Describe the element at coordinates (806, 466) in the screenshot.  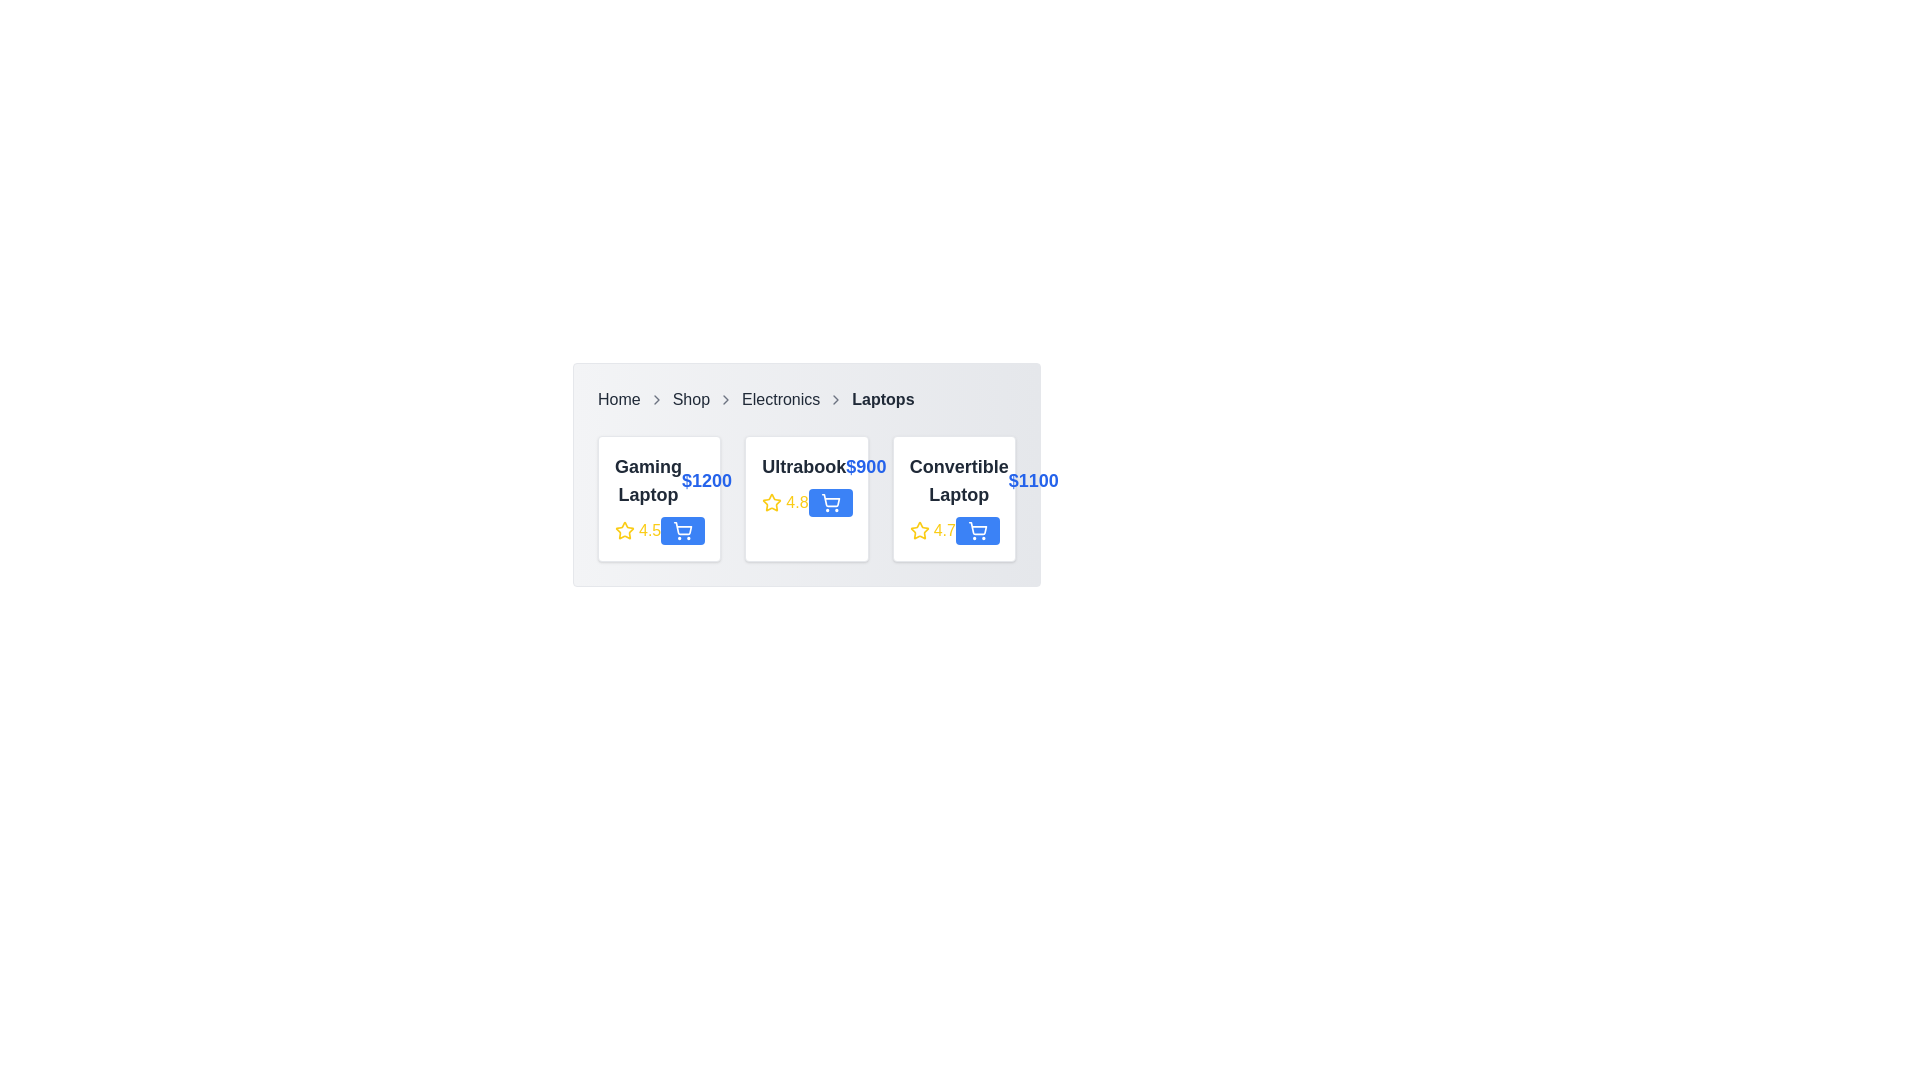
I see `text content of the Label displaying the name and price of the product in the second card labeled 'Ultrabook'` at that location.